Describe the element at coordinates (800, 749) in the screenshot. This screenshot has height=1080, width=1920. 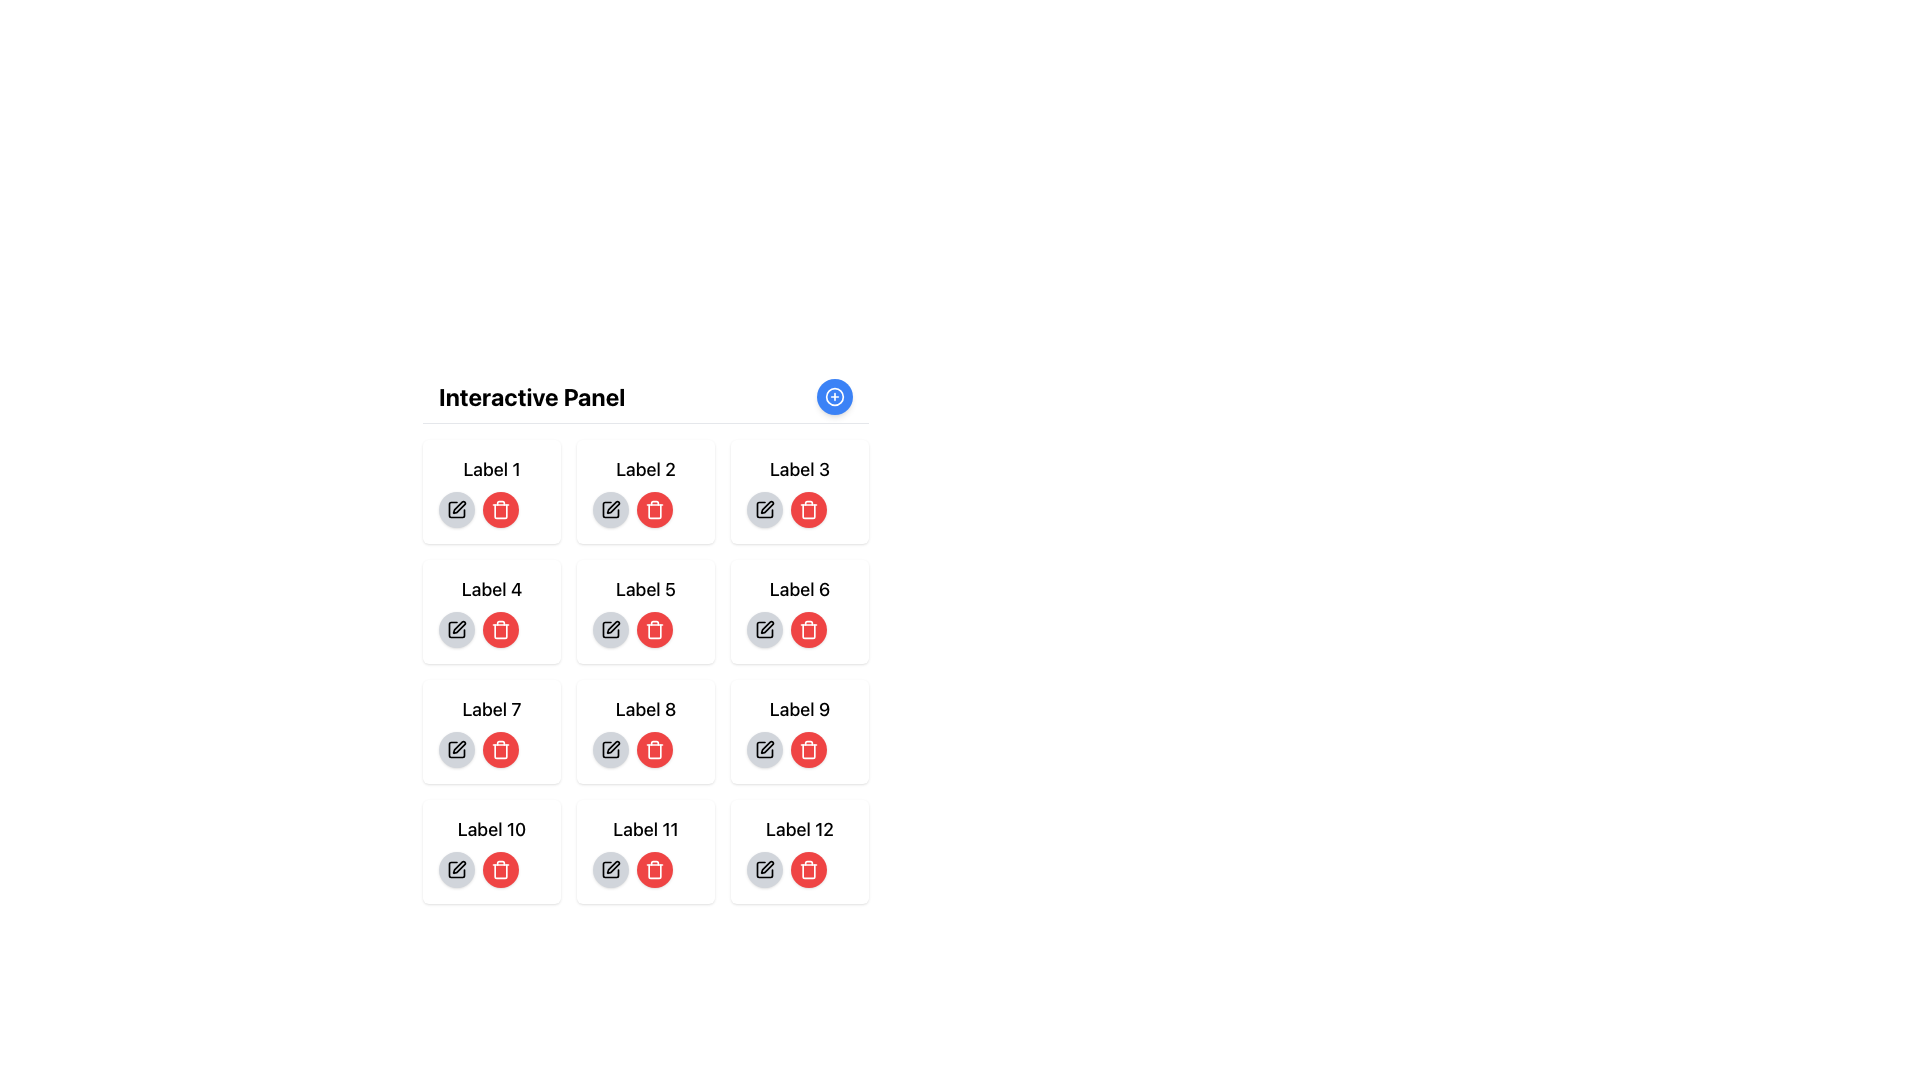
I see `the red button with the trash icon` at that location.